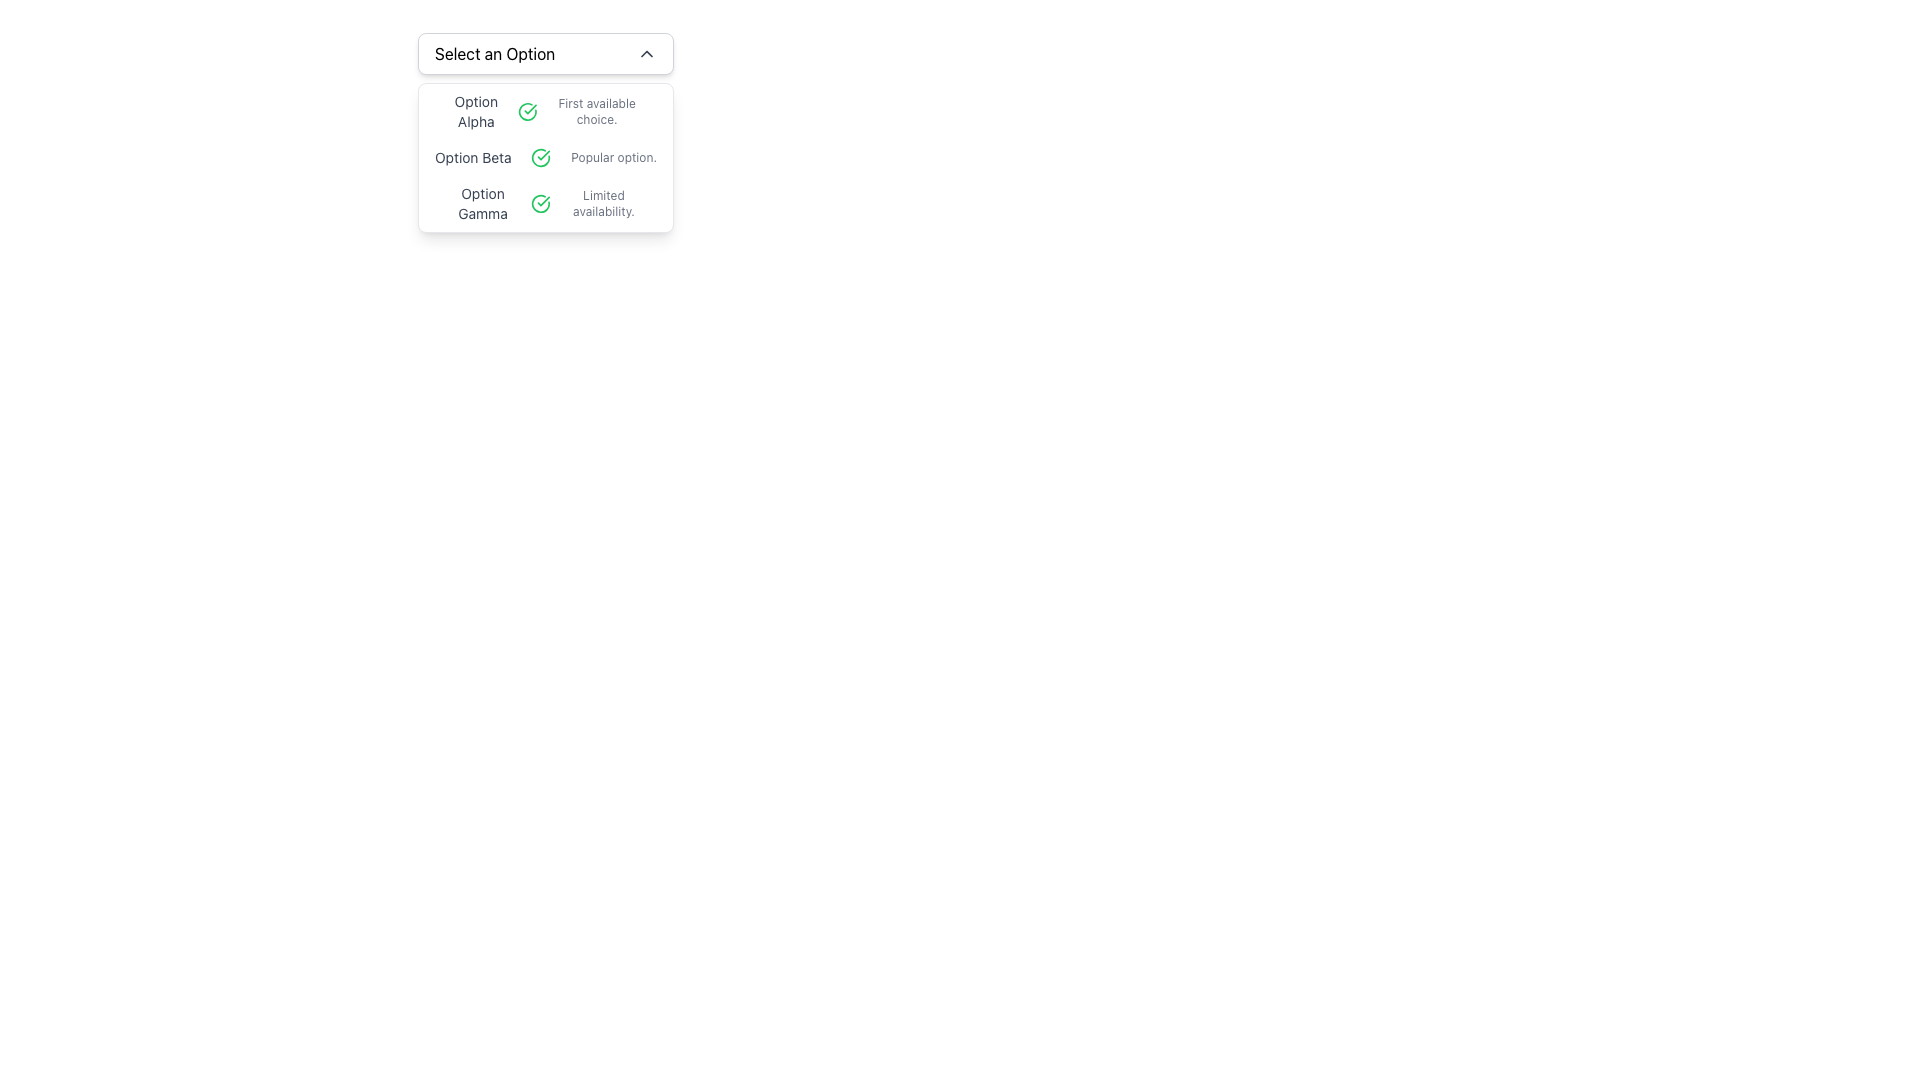  Describe the element at coordinates (546, 157) in the screenshot. I see `the second item in the dropdown list, which sets the value to 'Option Beta' when selected` at that location.